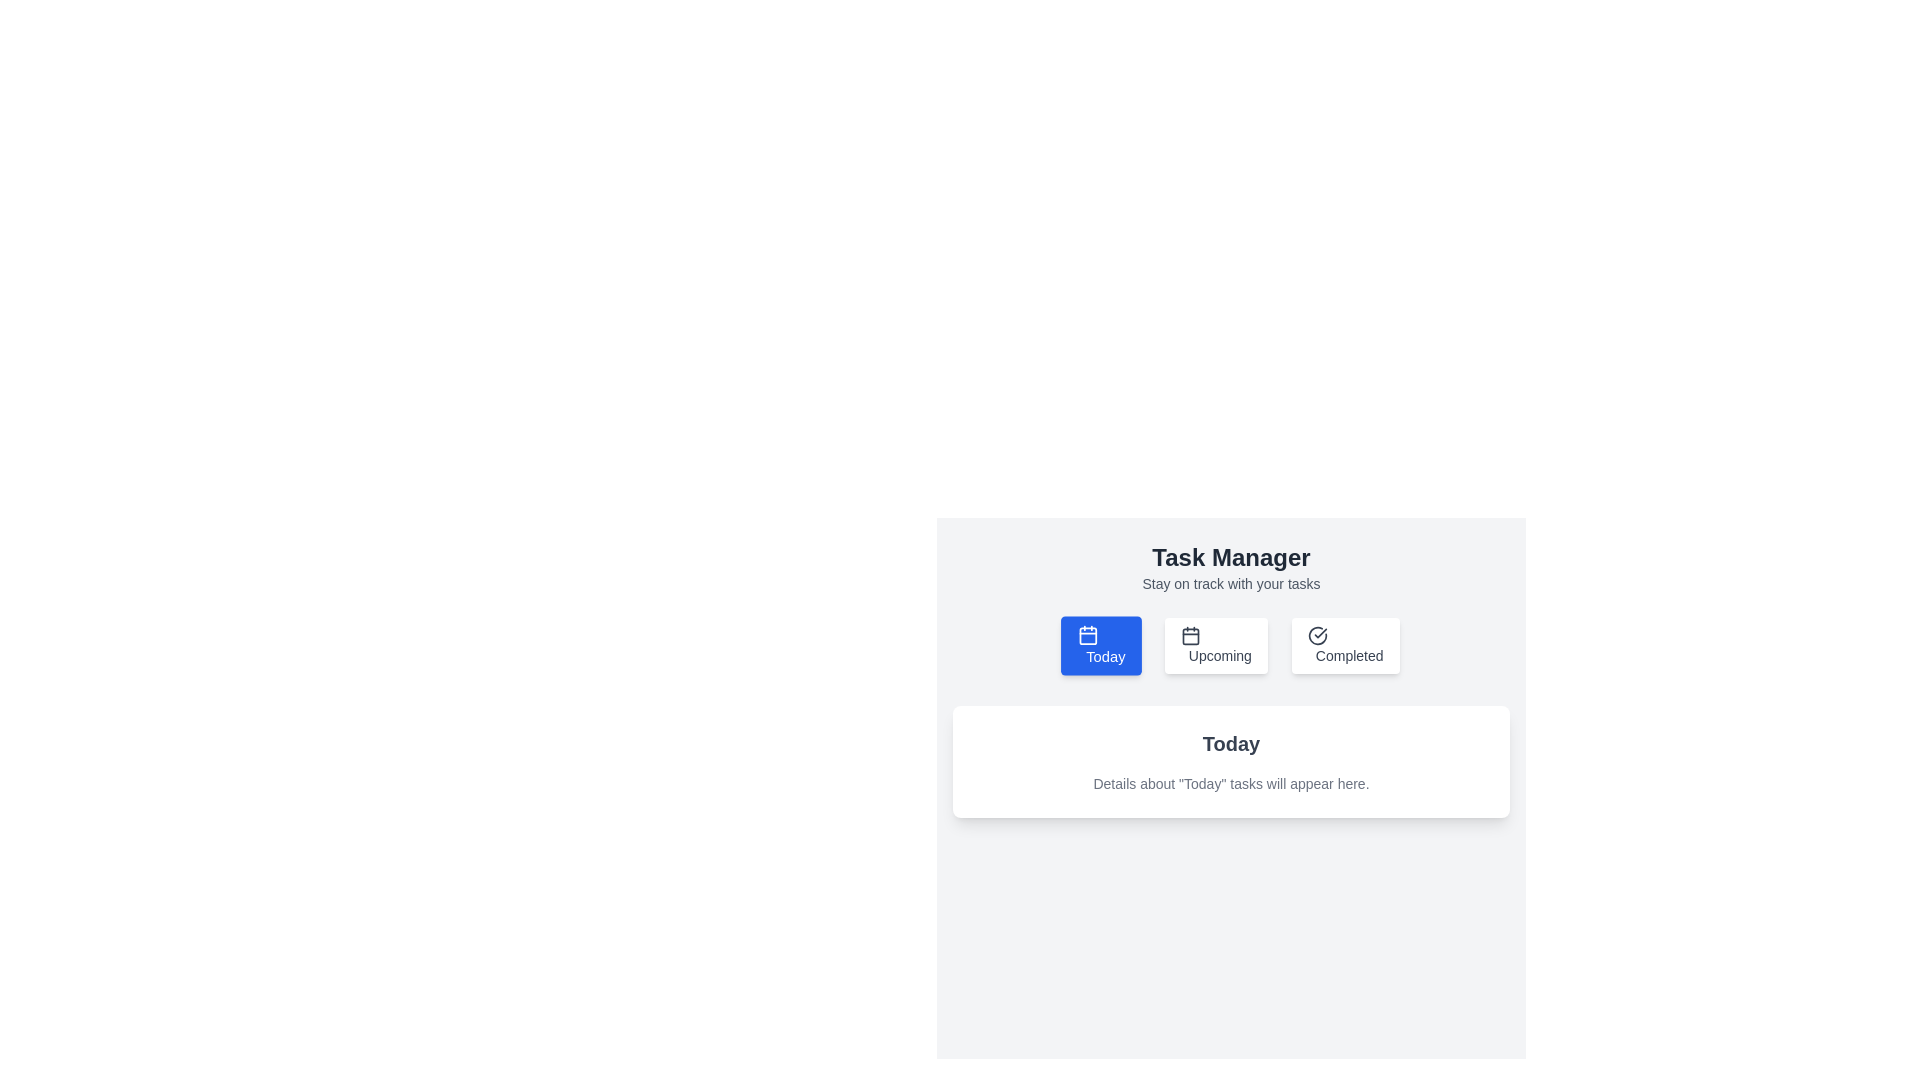 This screenshot has height=1080, width=1920. What do you see at coordinates (1230, 782) in the screenshot?
I see `text 'Details about "Today" tasks will appear here.' located below the 'Today' header in a small gray font within a white box` at bounding box center [1230, 782].